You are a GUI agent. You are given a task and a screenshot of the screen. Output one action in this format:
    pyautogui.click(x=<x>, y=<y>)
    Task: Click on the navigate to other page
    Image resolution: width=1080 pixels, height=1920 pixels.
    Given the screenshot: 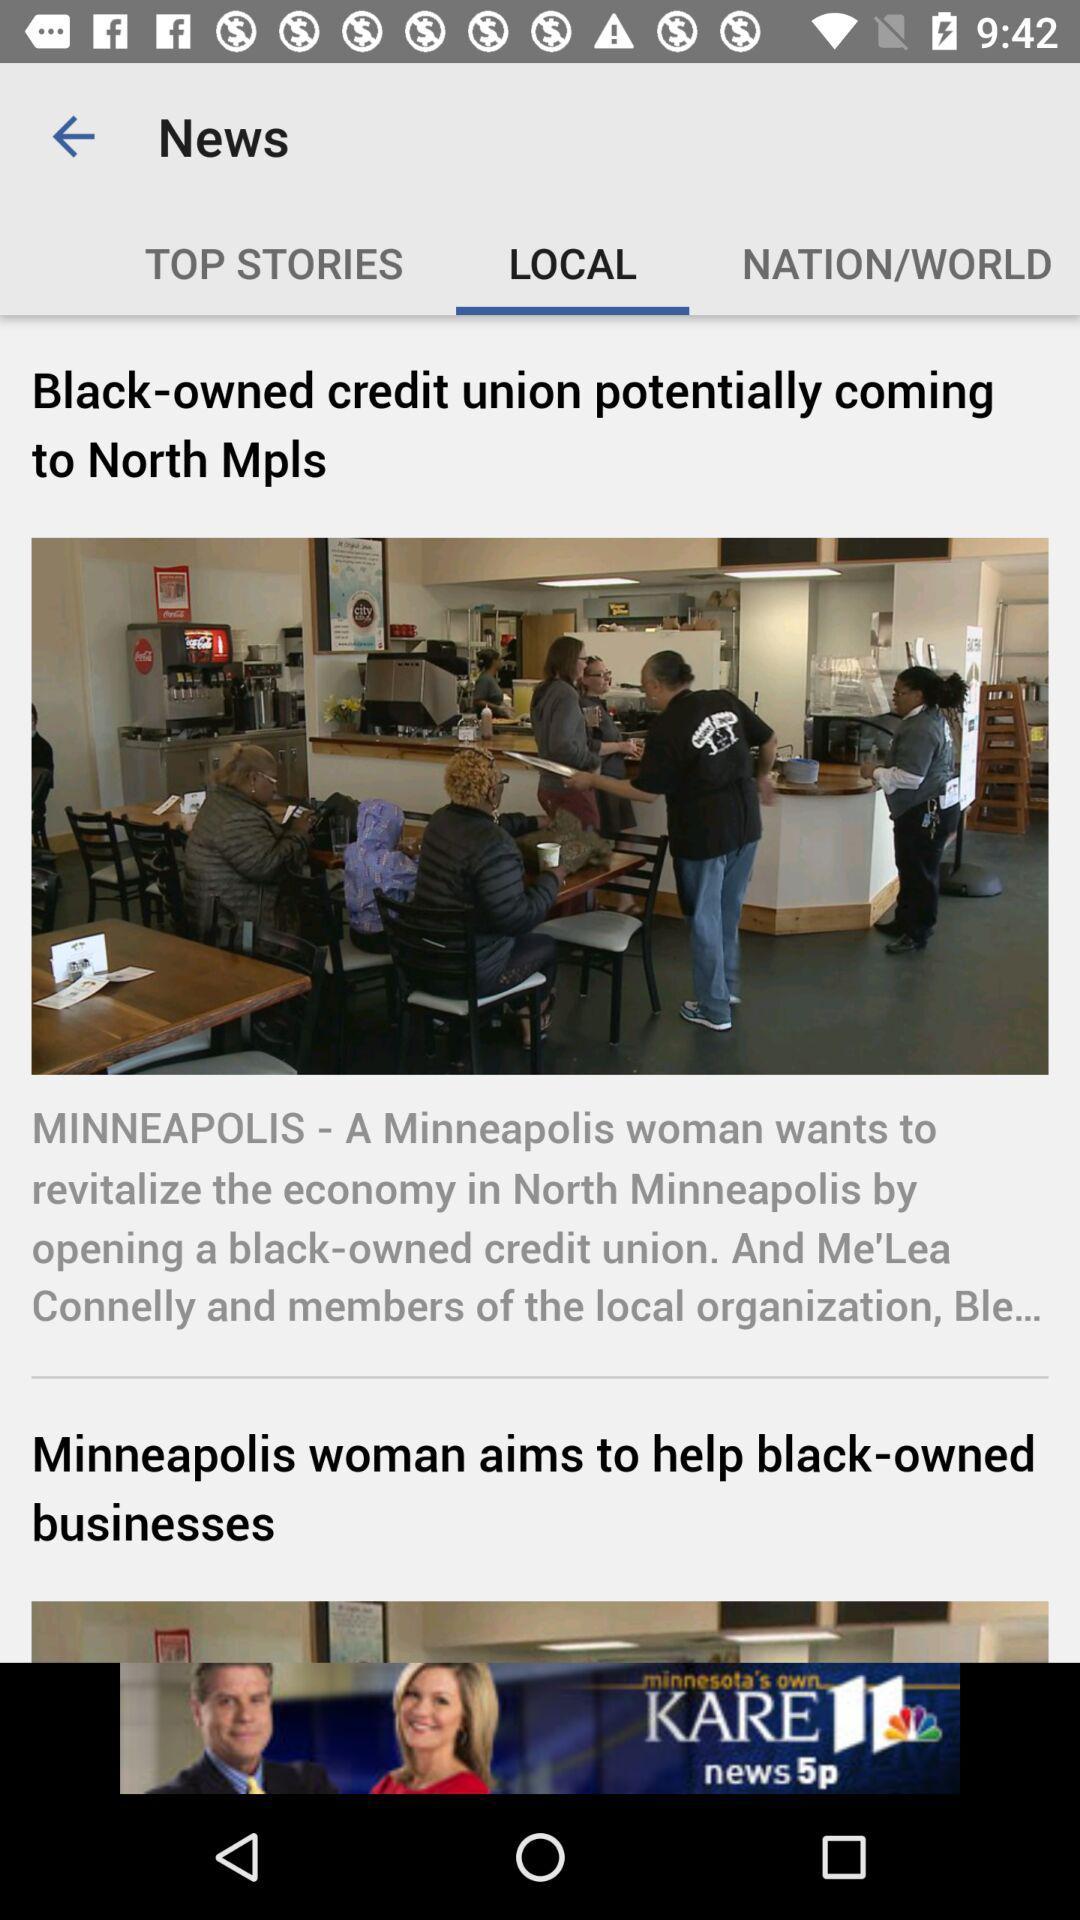 What is the action you would take?
    pyautogui.click(x=540, y=1727)
    